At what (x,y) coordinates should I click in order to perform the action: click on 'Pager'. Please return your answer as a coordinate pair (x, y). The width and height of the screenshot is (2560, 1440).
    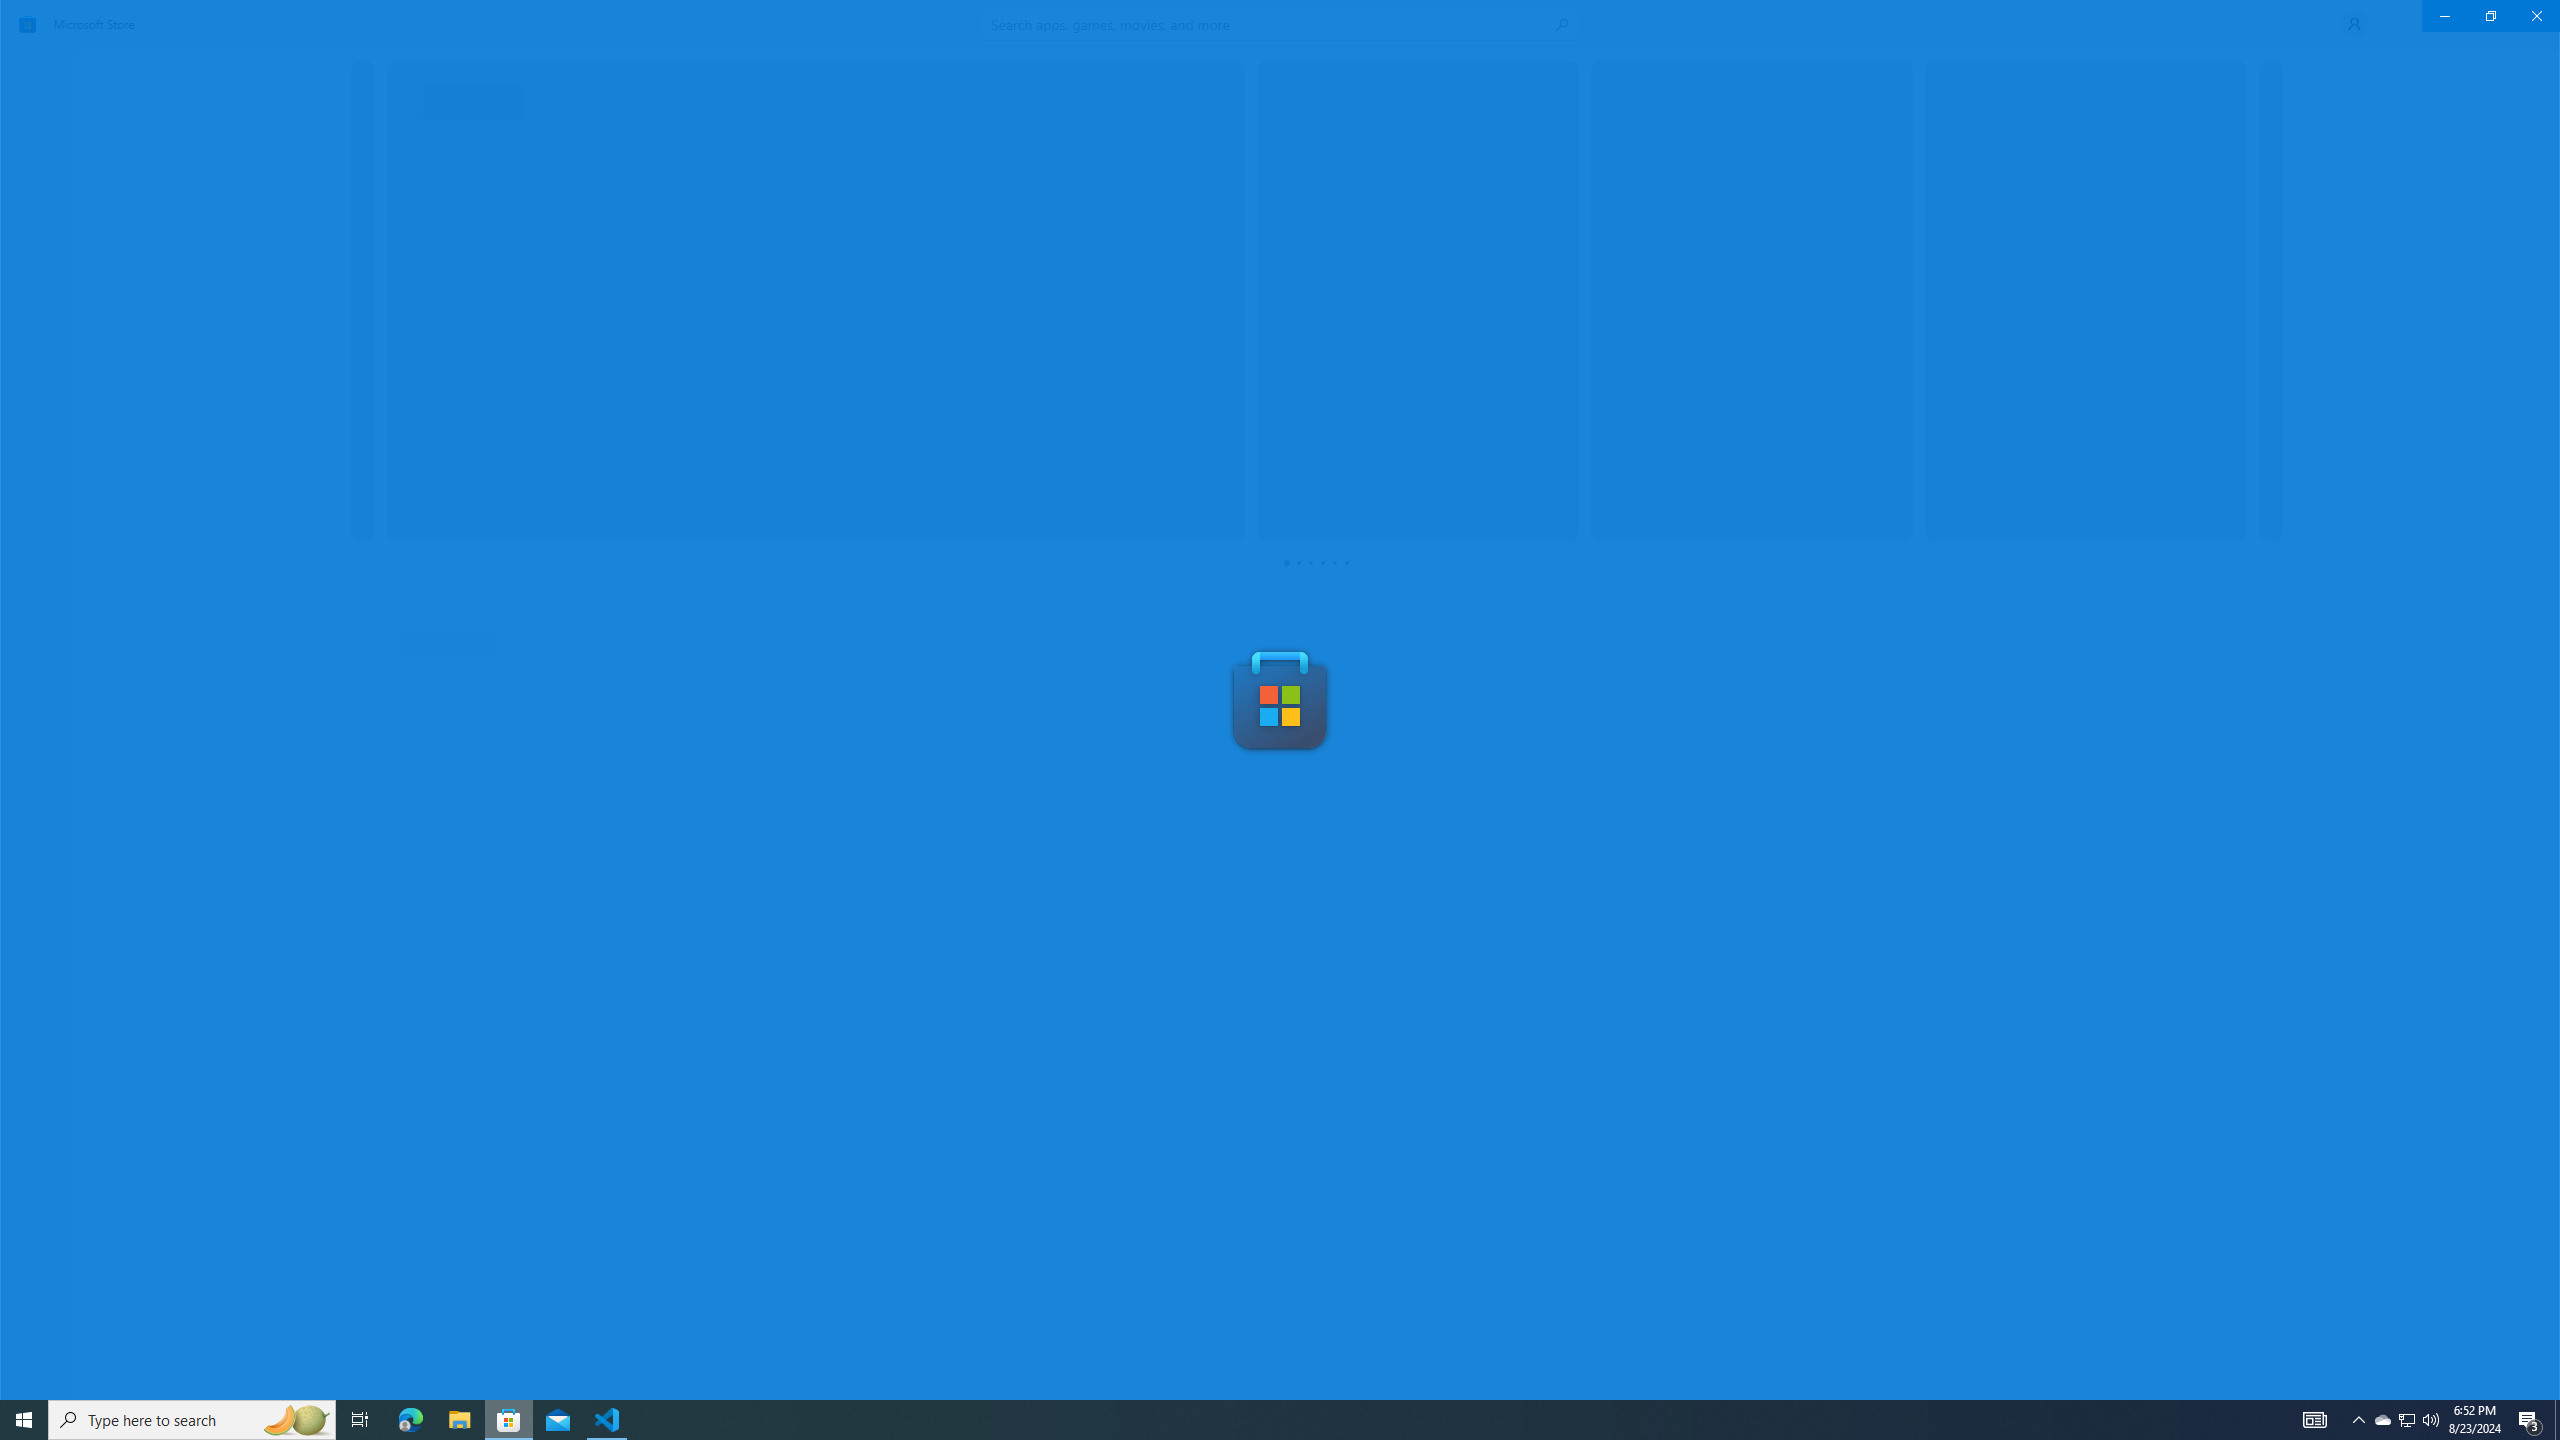
    Looking at the image, I should click on (1316, 562).